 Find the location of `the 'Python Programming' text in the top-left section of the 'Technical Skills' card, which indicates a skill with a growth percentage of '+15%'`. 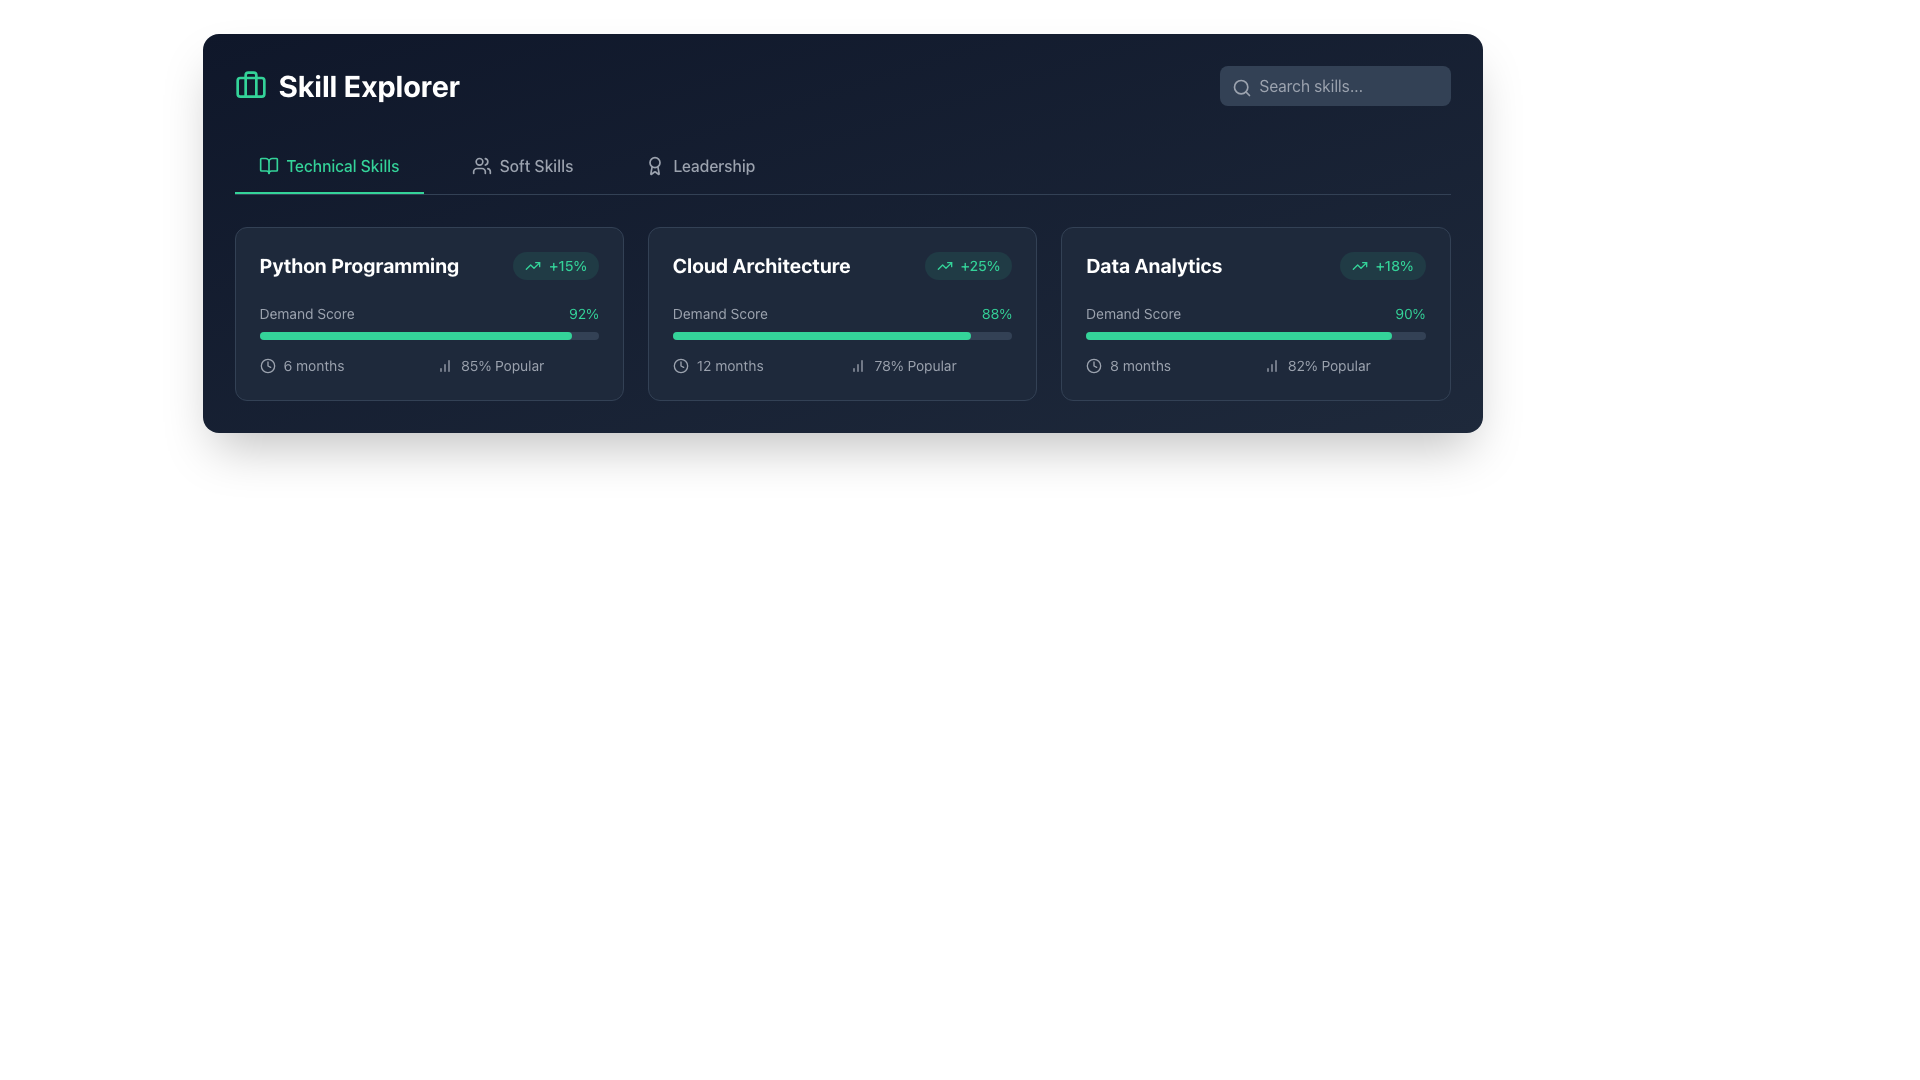

the 'Python Programming' text in the top-left section of the 'Technical Skills' card, which indicates a skill with a growth percentage of '+15%' is located at coordinates (428, 265).